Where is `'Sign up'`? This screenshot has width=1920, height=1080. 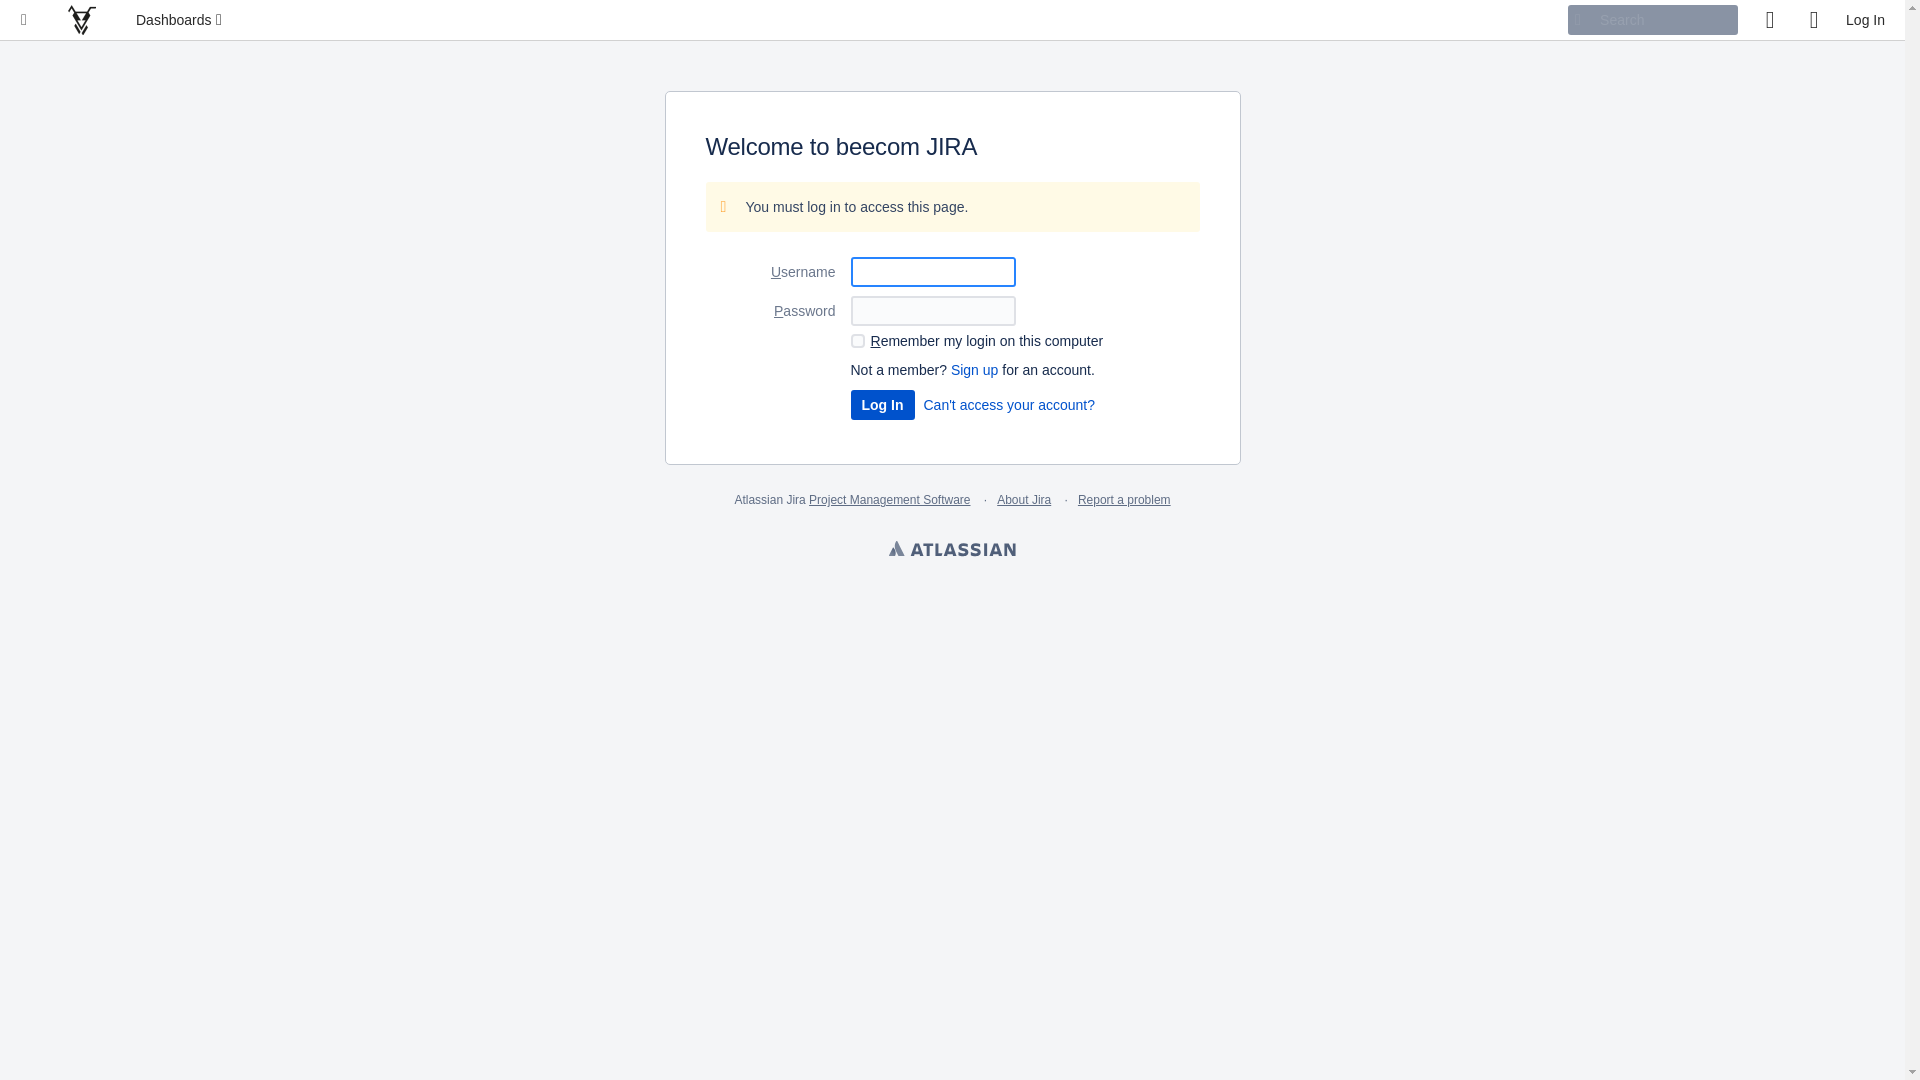 'Sign up' is located at coordinates (974, 370).